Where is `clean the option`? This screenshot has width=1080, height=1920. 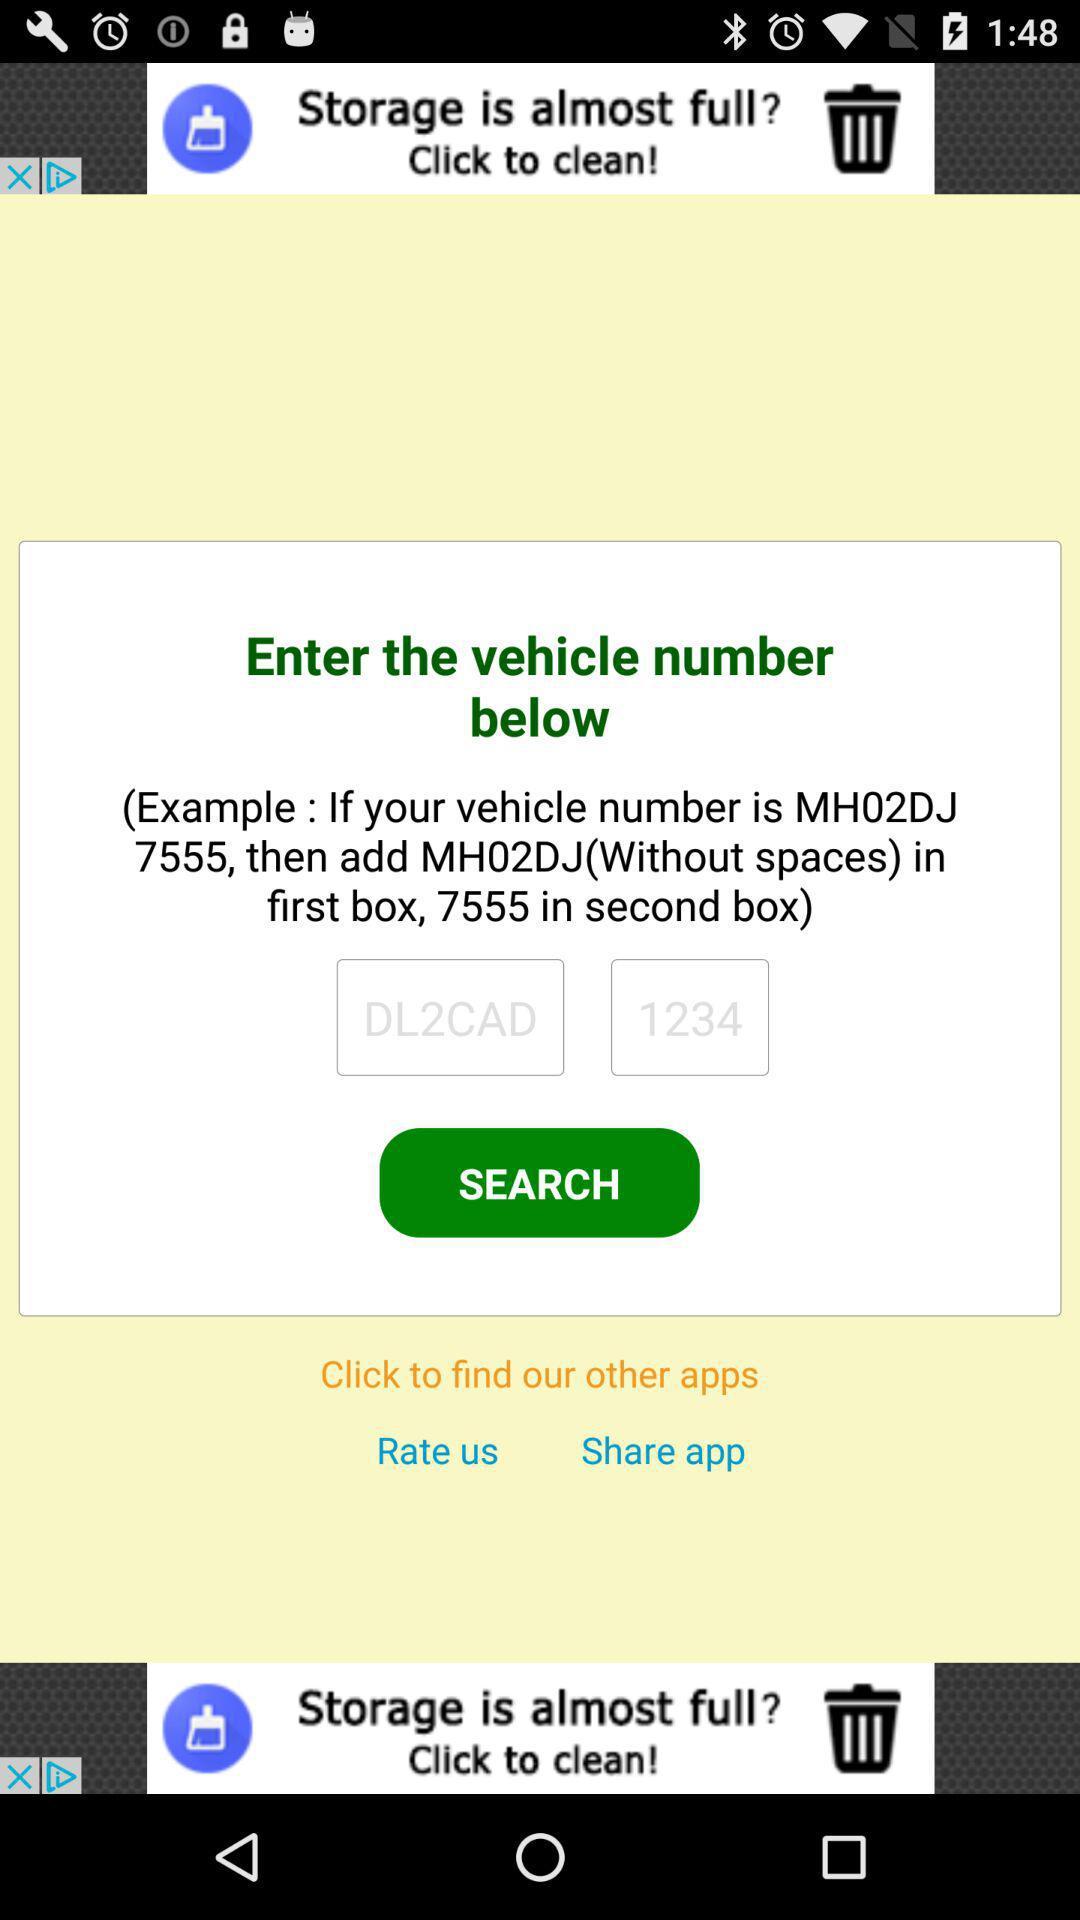
clean the option is located at coordinates (540, 127).